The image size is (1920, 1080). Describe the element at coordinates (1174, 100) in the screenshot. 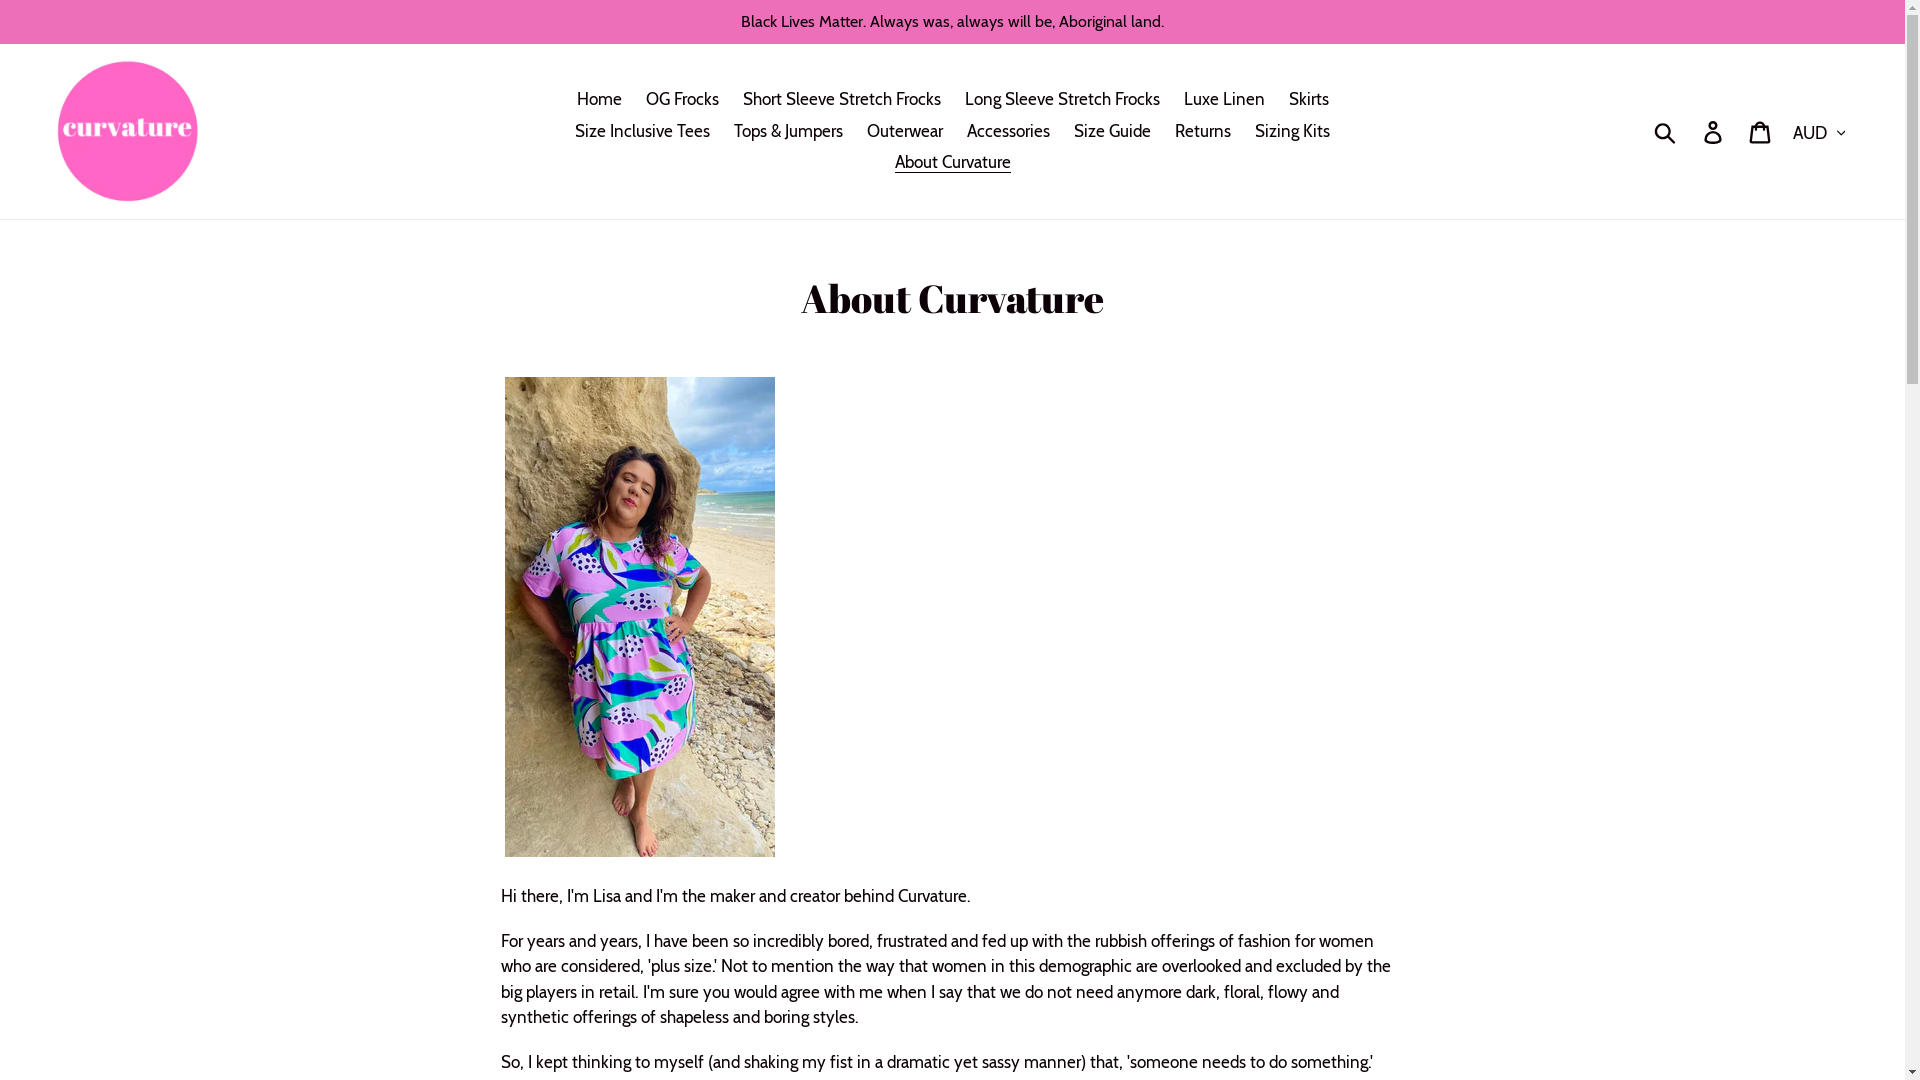

I see `'Luxe Linen'` at that location.